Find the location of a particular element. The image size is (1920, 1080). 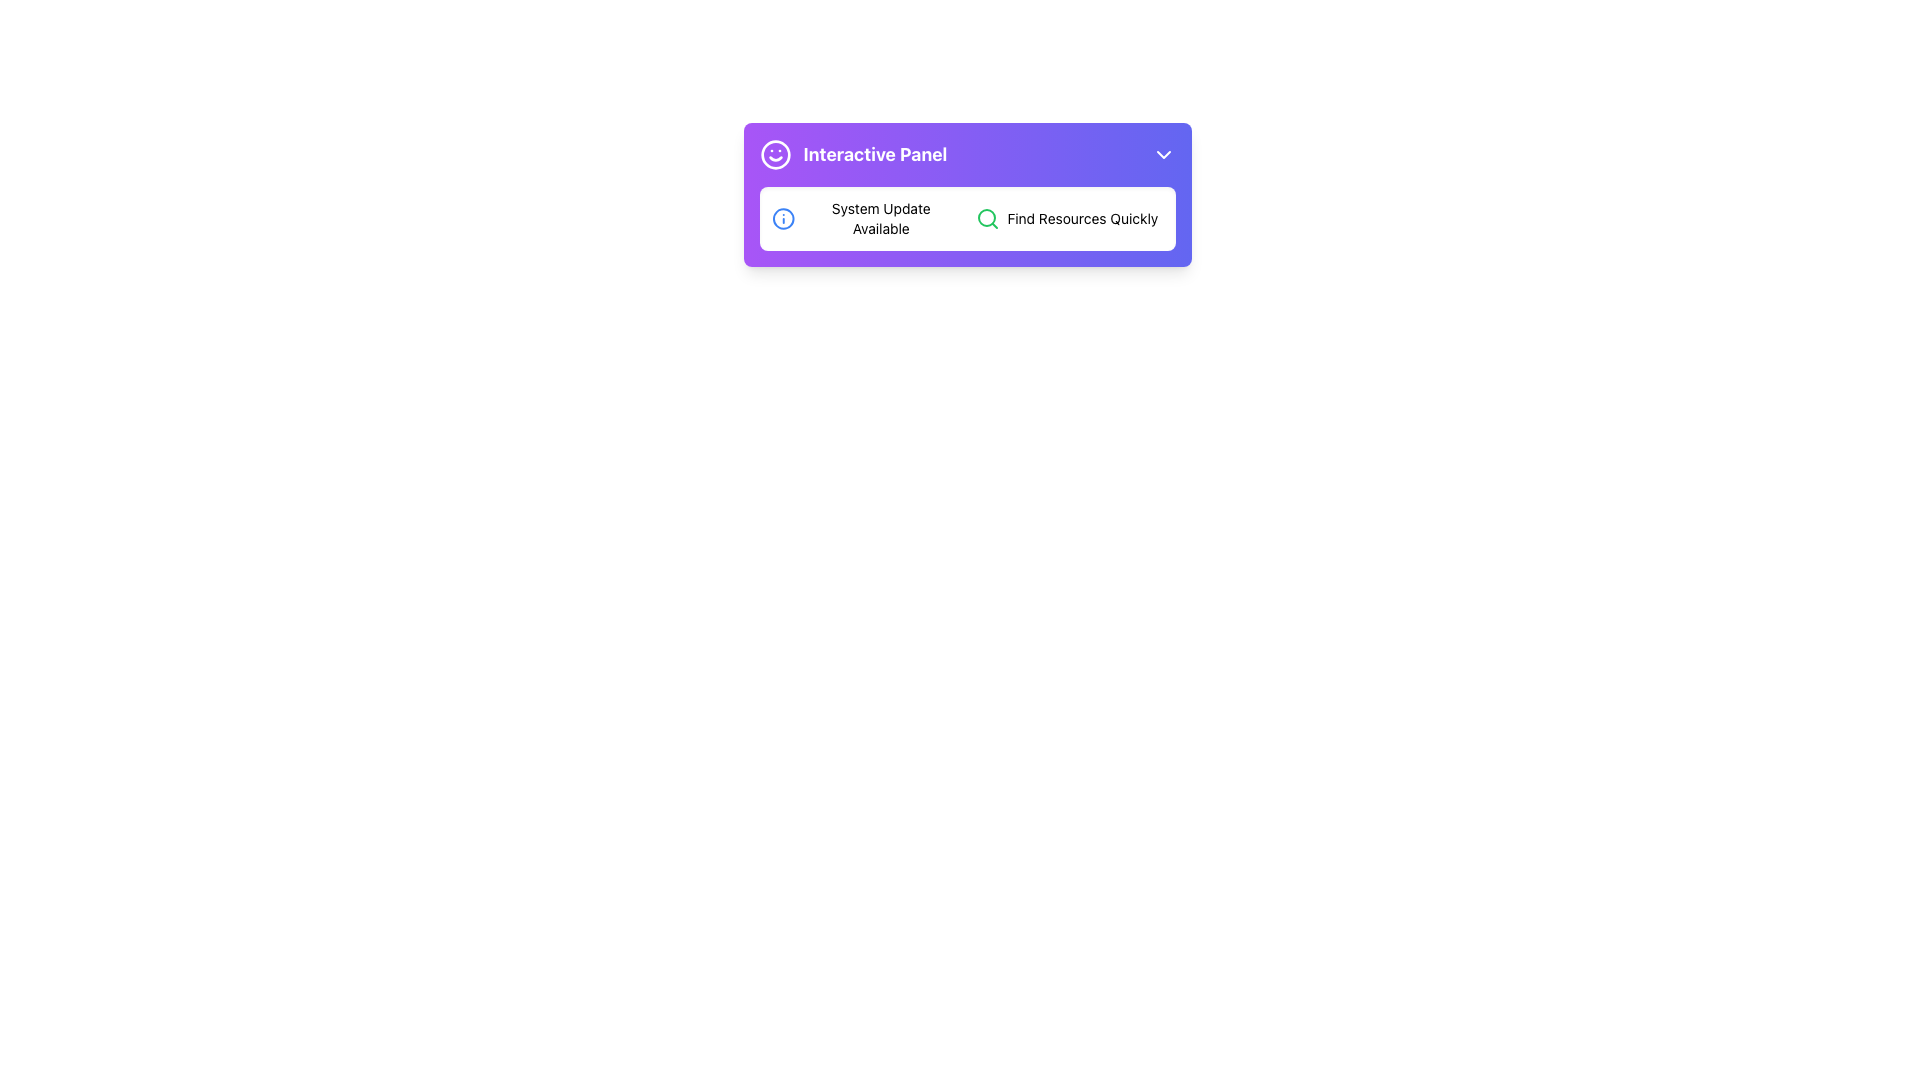

the outer circular boundary of the SVG icon located at the top-left section of the interactive panel, which enhances the user experience by visually associating with the panel's purpose or action is located at coordinates (782, 219).